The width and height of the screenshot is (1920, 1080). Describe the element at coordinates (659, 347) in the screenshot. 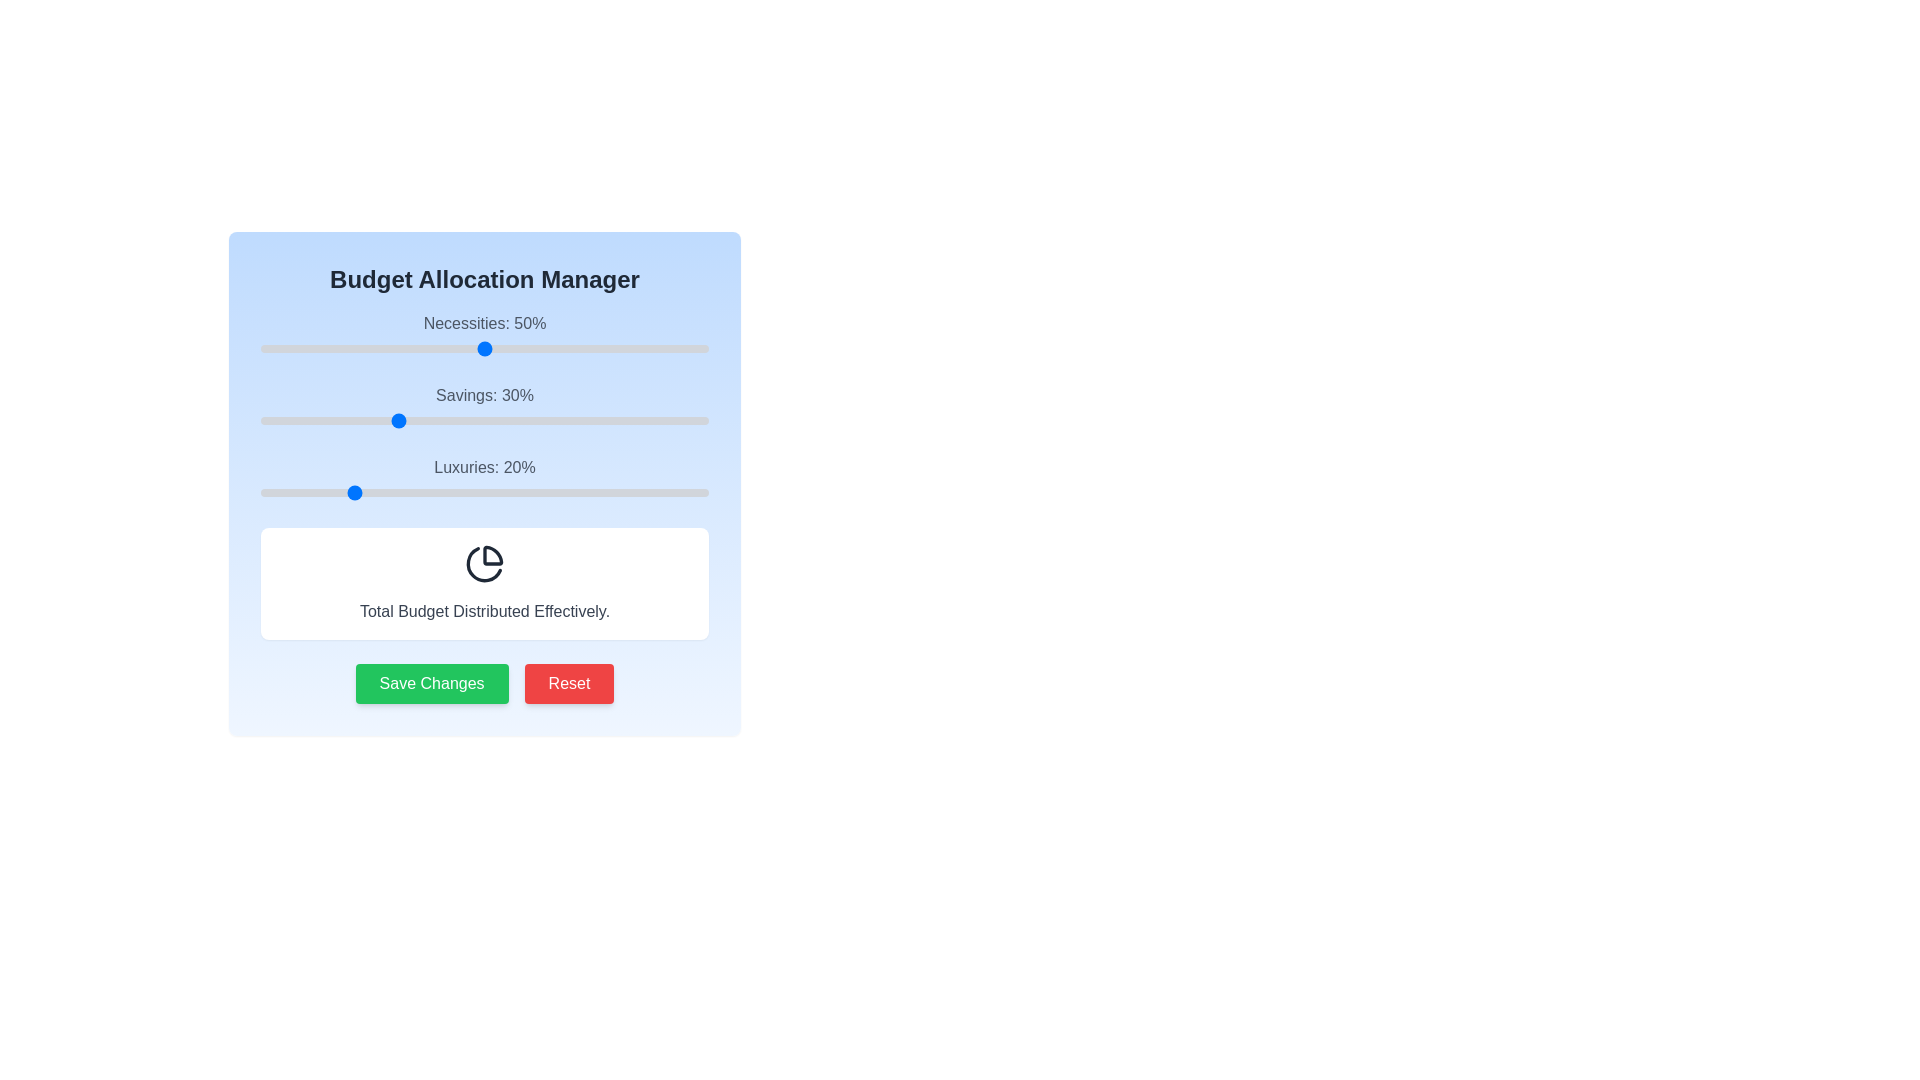

I see `the 'Necessities' slider` at that location.